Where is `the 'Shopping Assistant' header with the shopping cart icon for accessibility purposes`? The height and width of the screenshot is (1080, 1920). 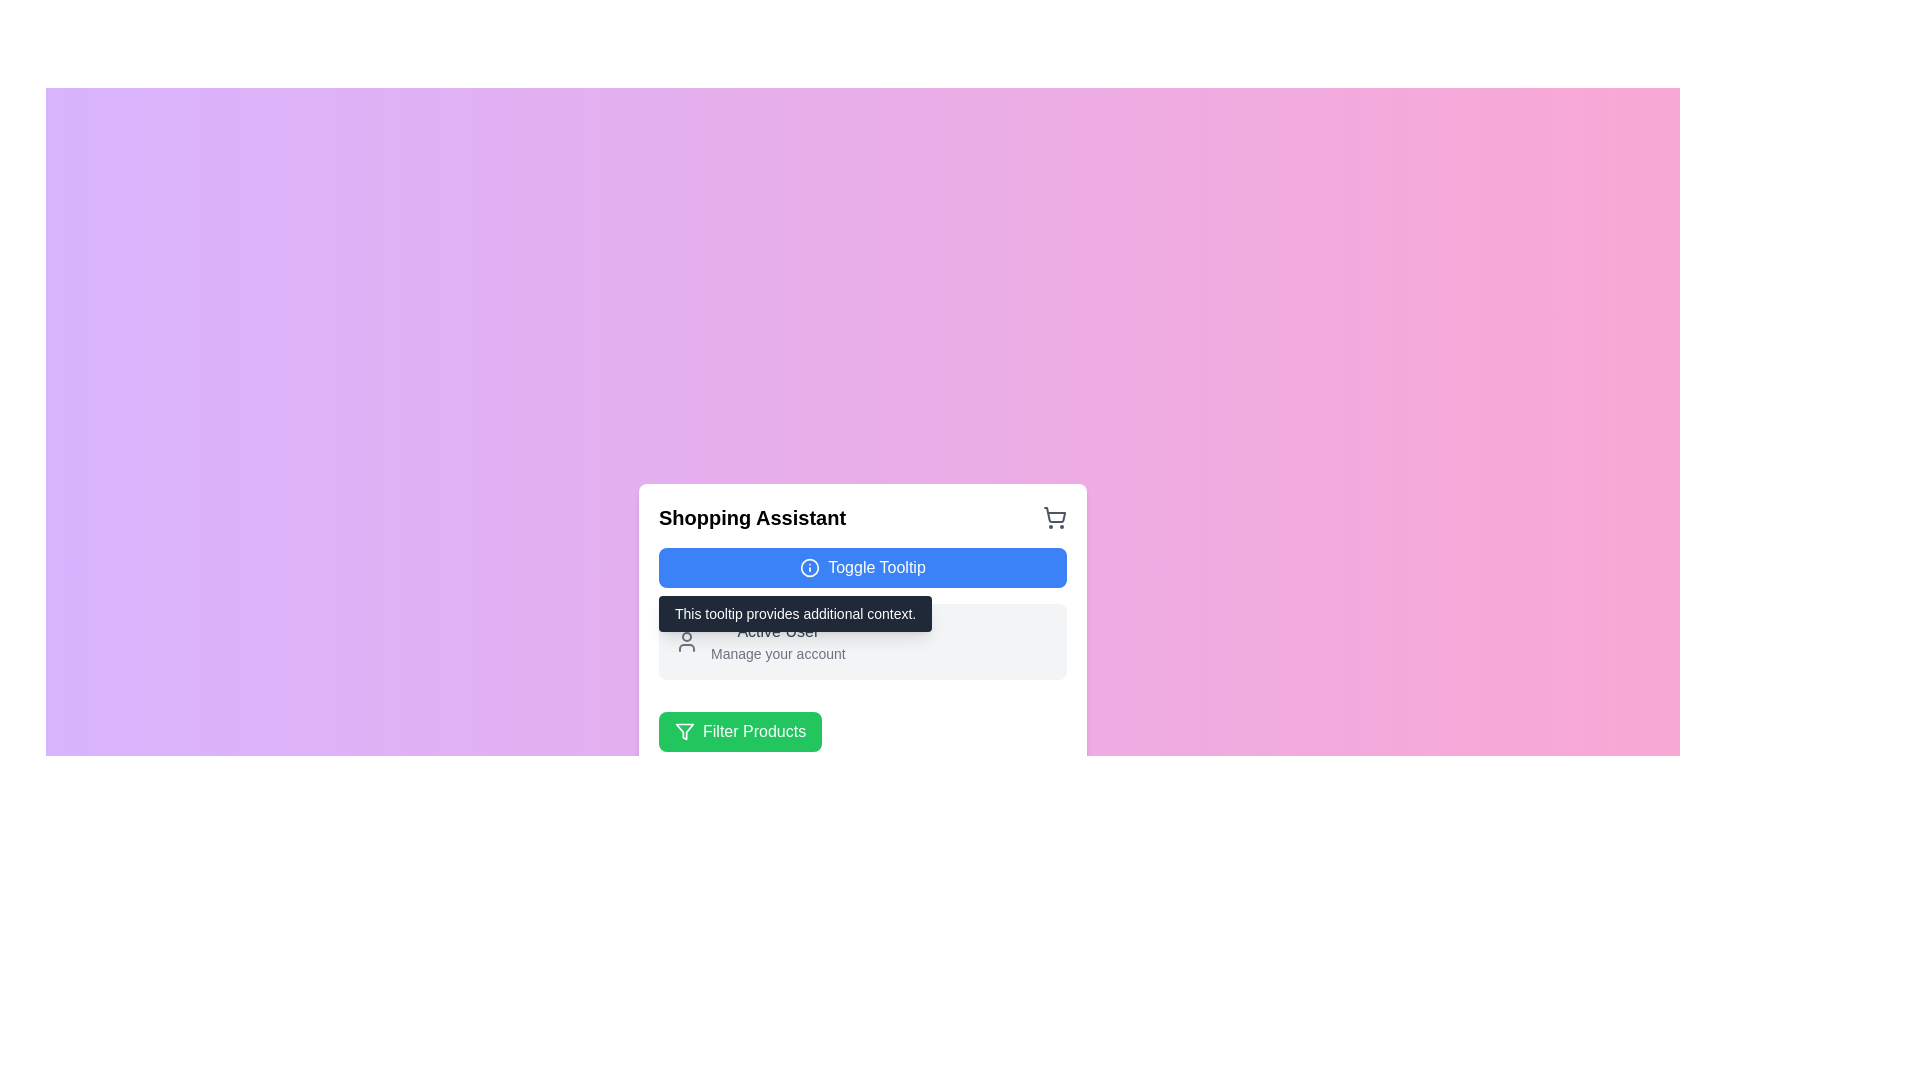 the 'Shopping Assistant' header with the shopping cart icon for accessibility purposes is located at coordinates (863, 516).